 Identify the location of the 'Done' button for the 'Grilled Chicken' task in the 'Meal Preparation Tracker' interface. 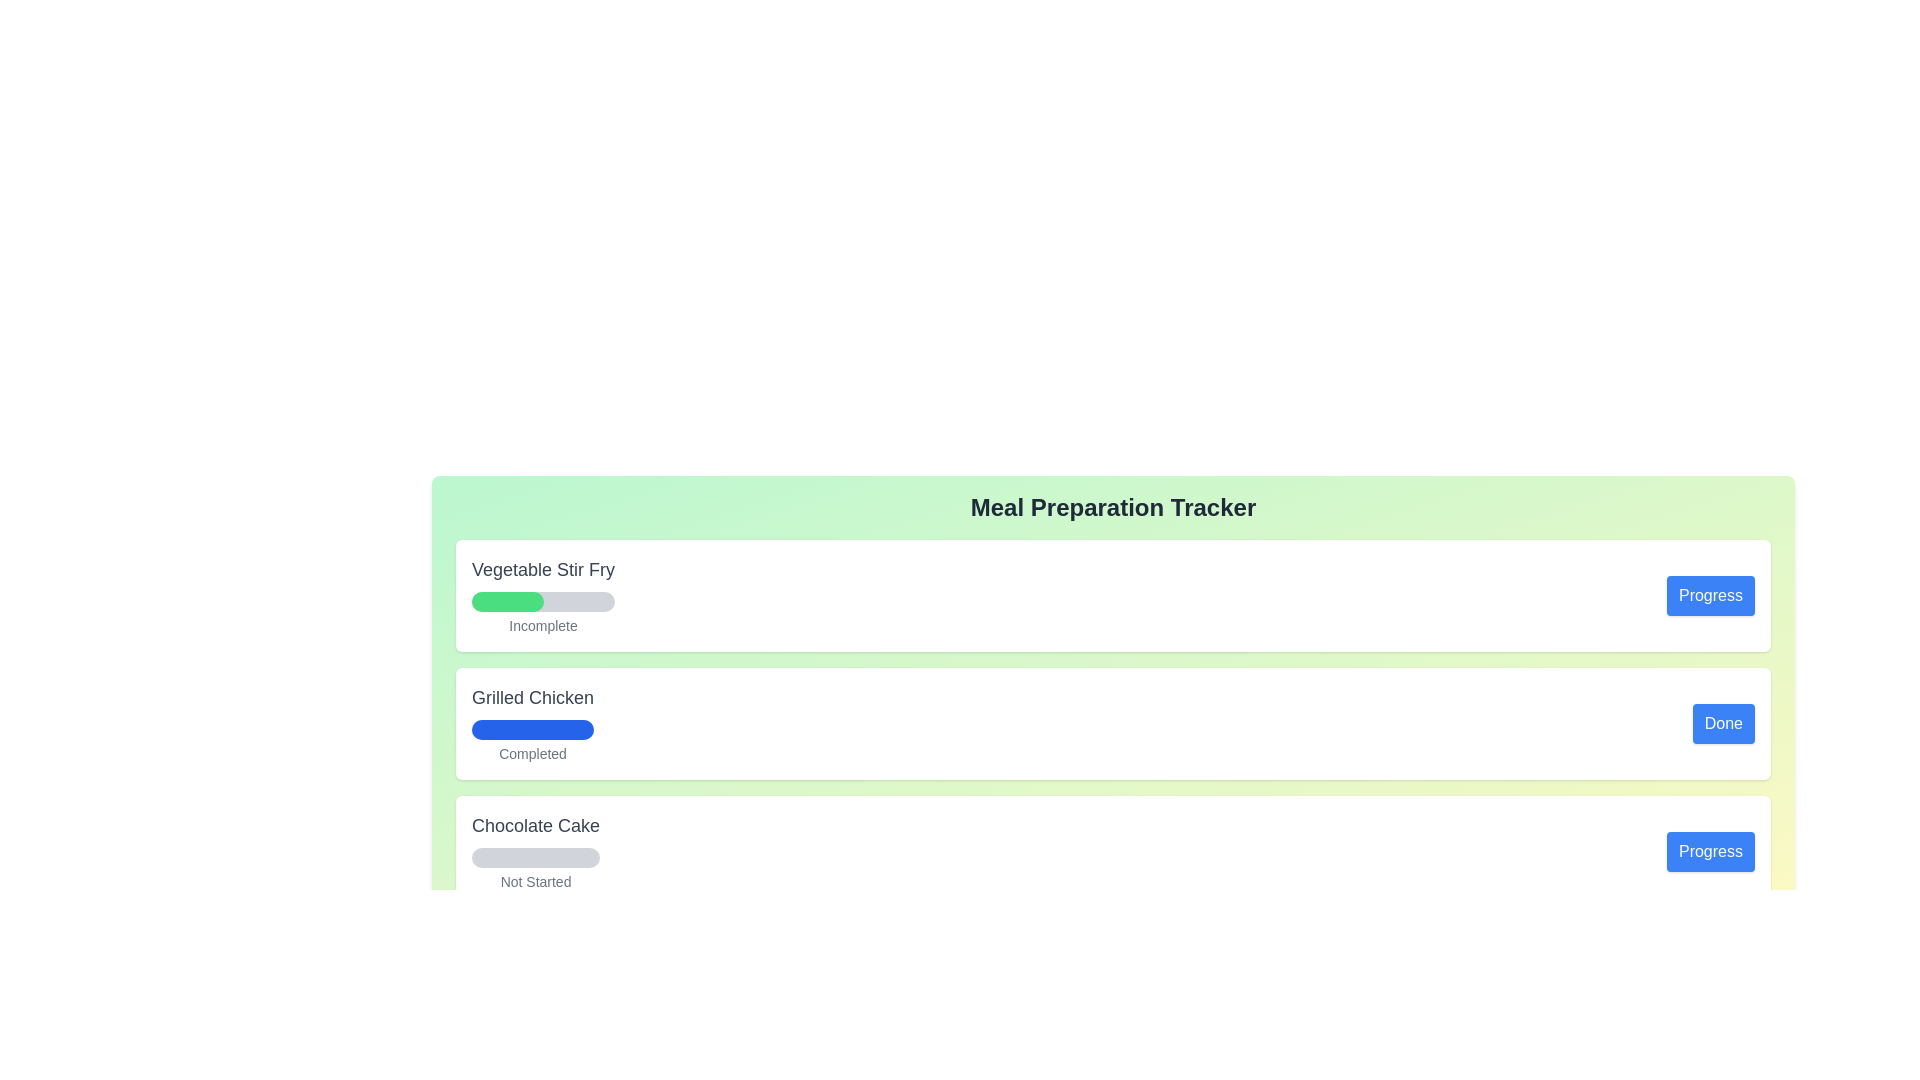
(1722, 724).